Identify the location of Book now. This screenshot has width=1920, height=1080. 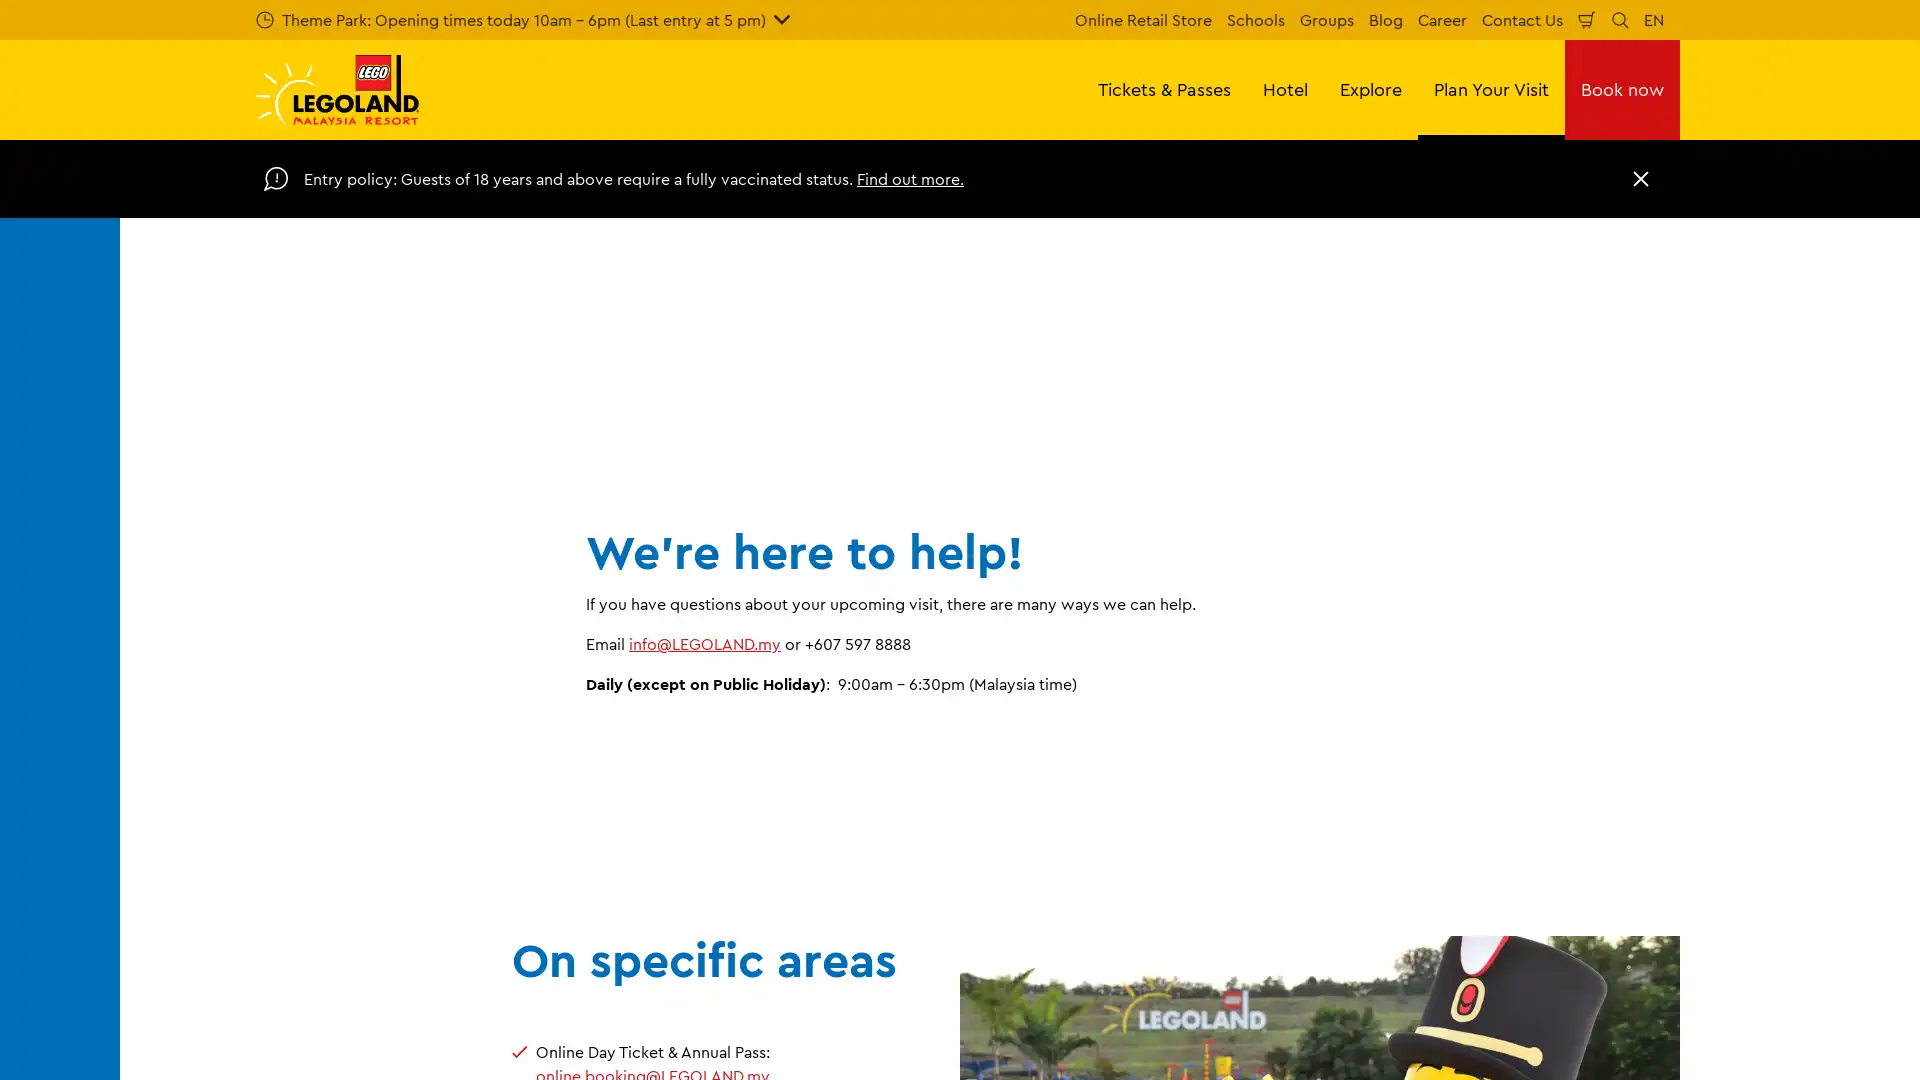
(1622, 88).